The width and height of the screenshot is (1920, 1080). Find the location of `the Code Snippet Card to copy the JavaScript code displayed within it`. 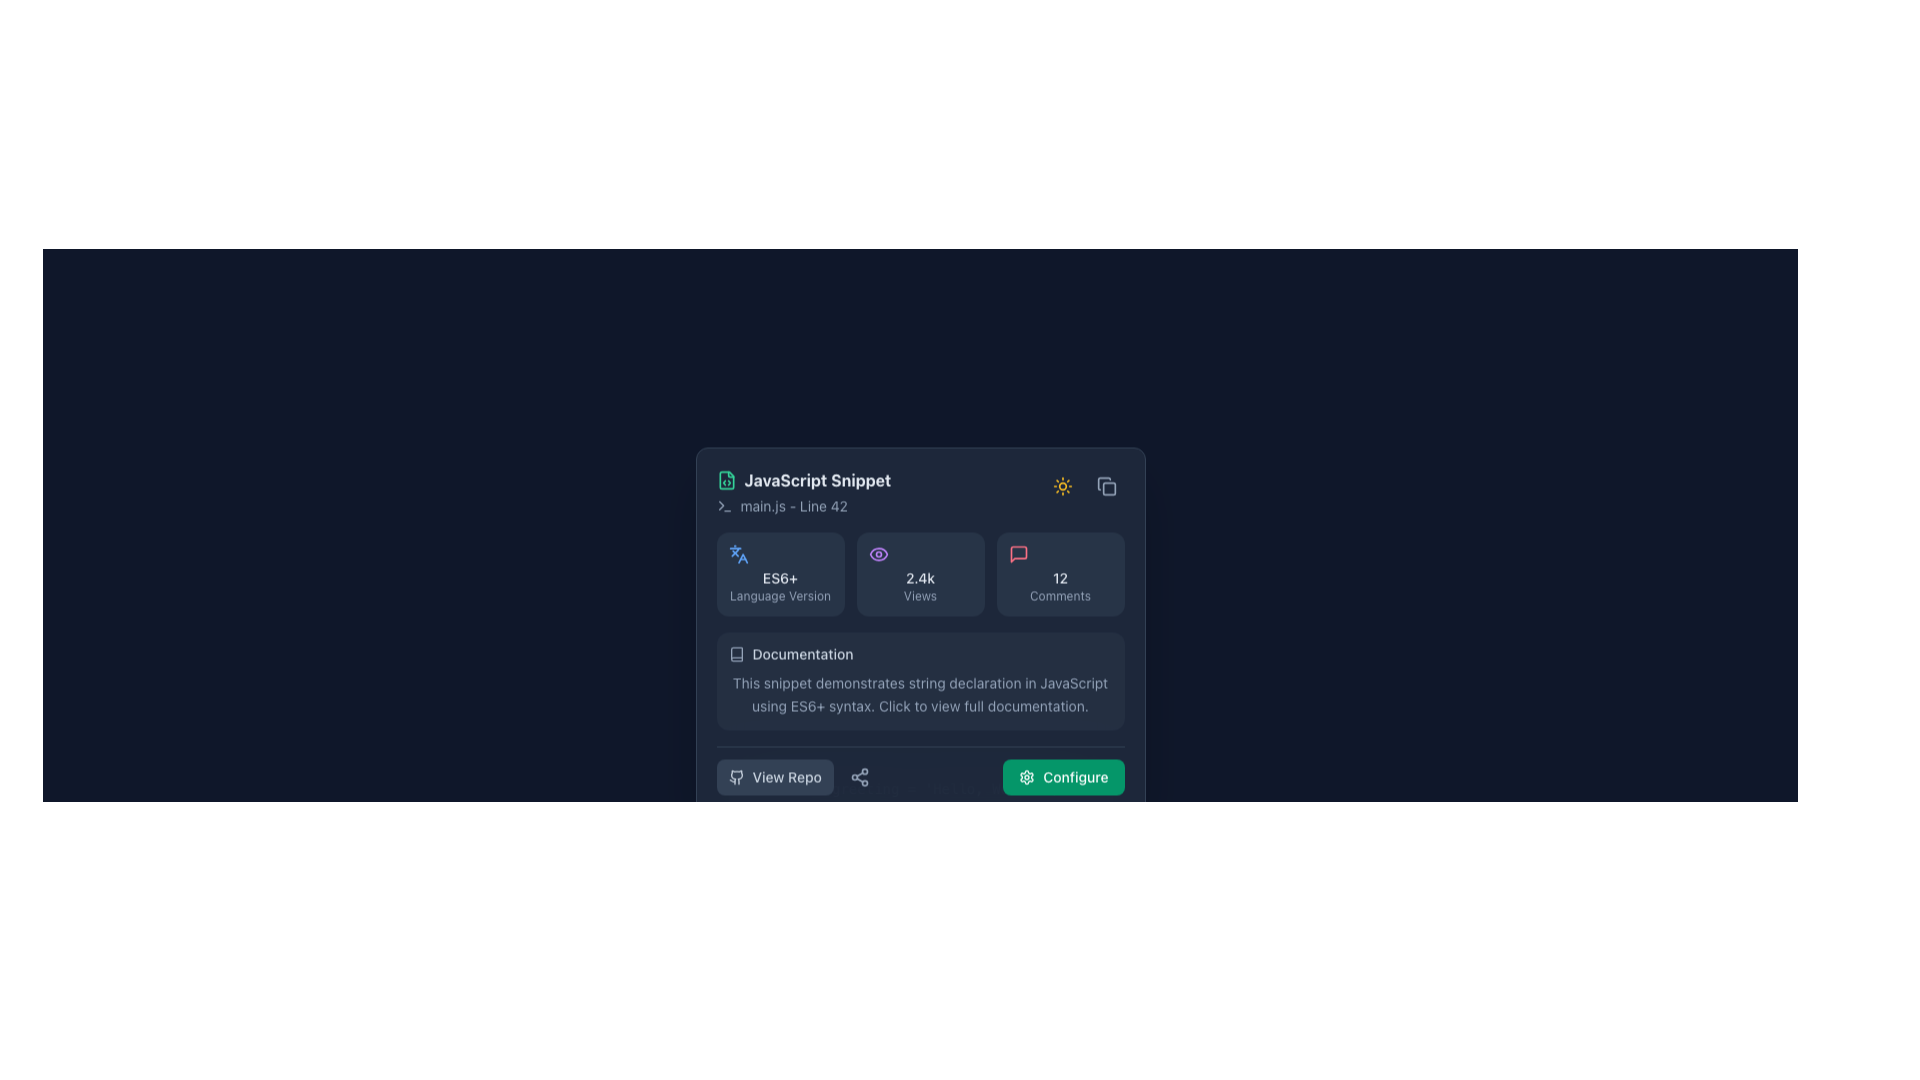

the Code Snippet Card to copy the JavaScript code displayed within it is located at coordinates (919, 788).